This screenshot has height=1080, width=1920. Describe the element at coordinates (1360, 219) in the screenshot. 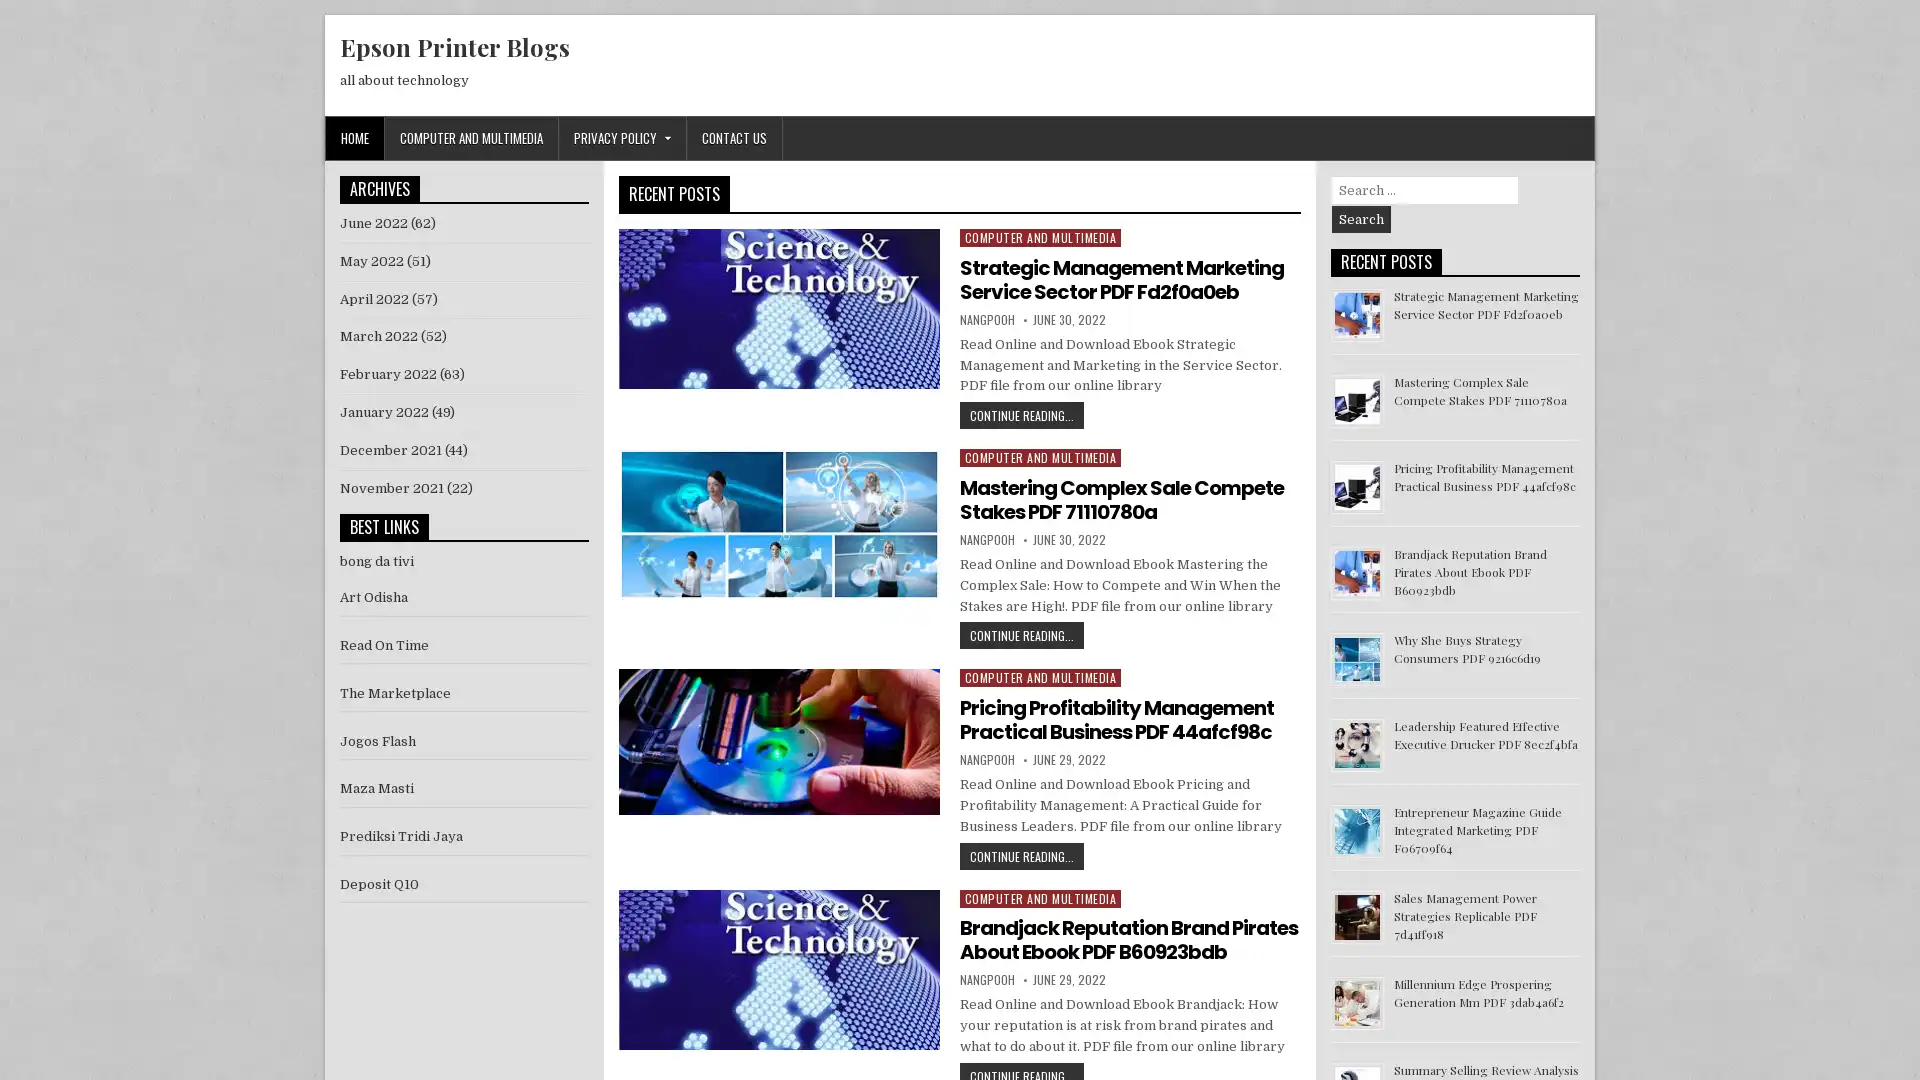

I see `Search` at that location.